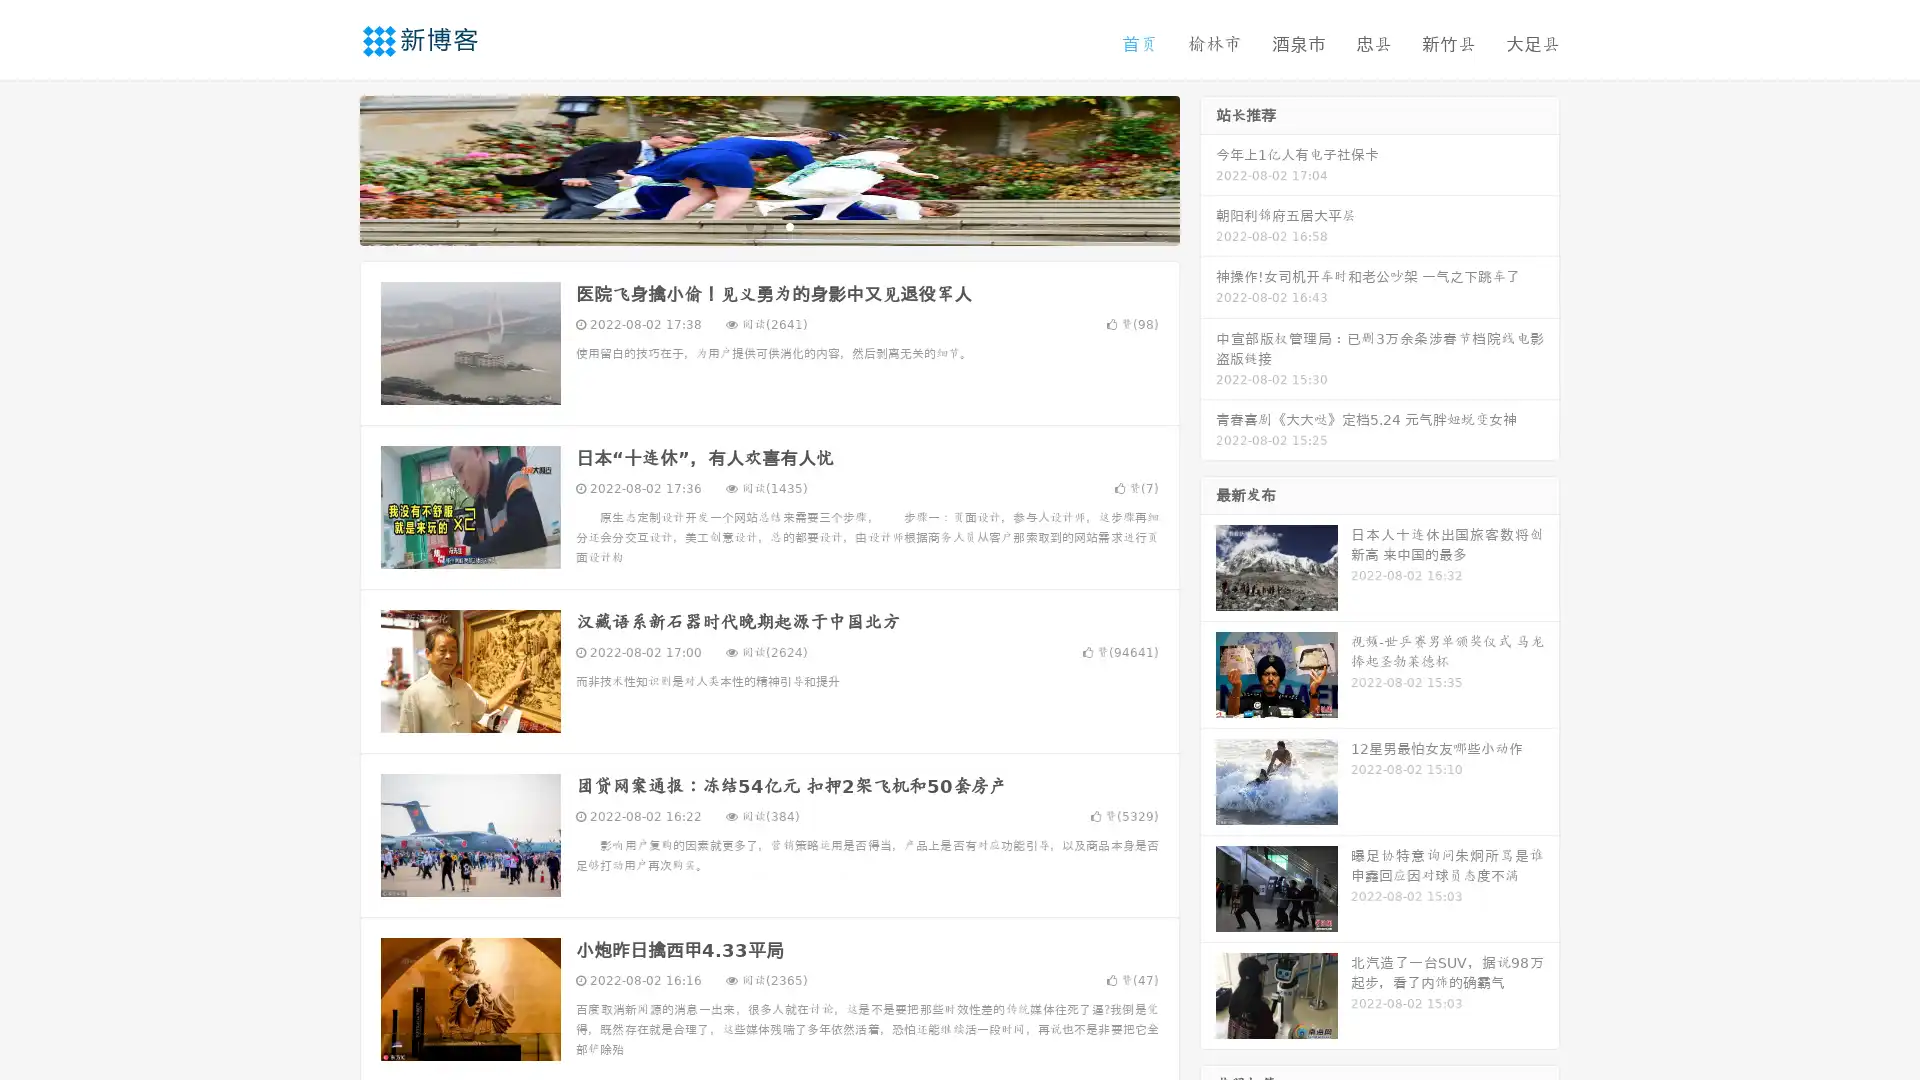  I want to click on Go to slide 2, so click(768, 225).